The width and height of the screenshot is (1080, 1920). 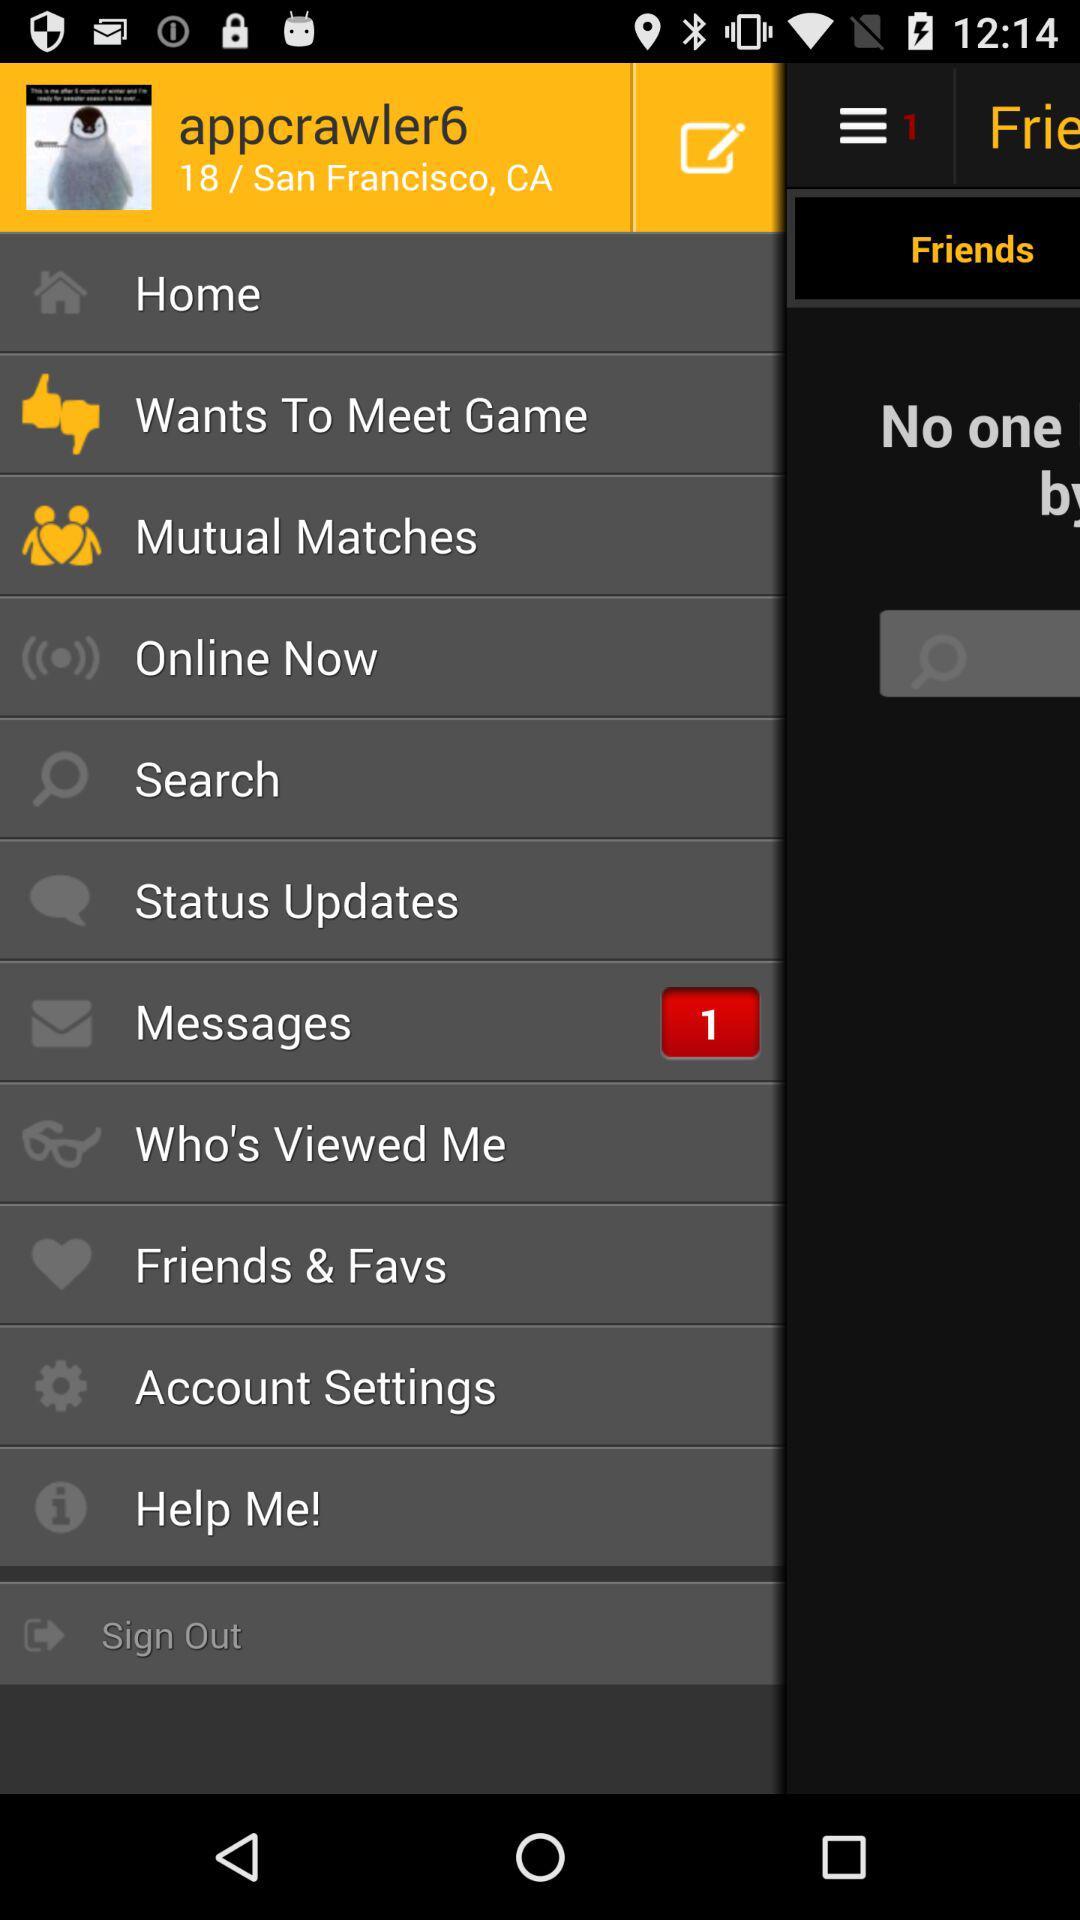 What do you see at coordinates (933, 133) in the screenshot?
I see `the menu icon` at bounding box center [933, 133].